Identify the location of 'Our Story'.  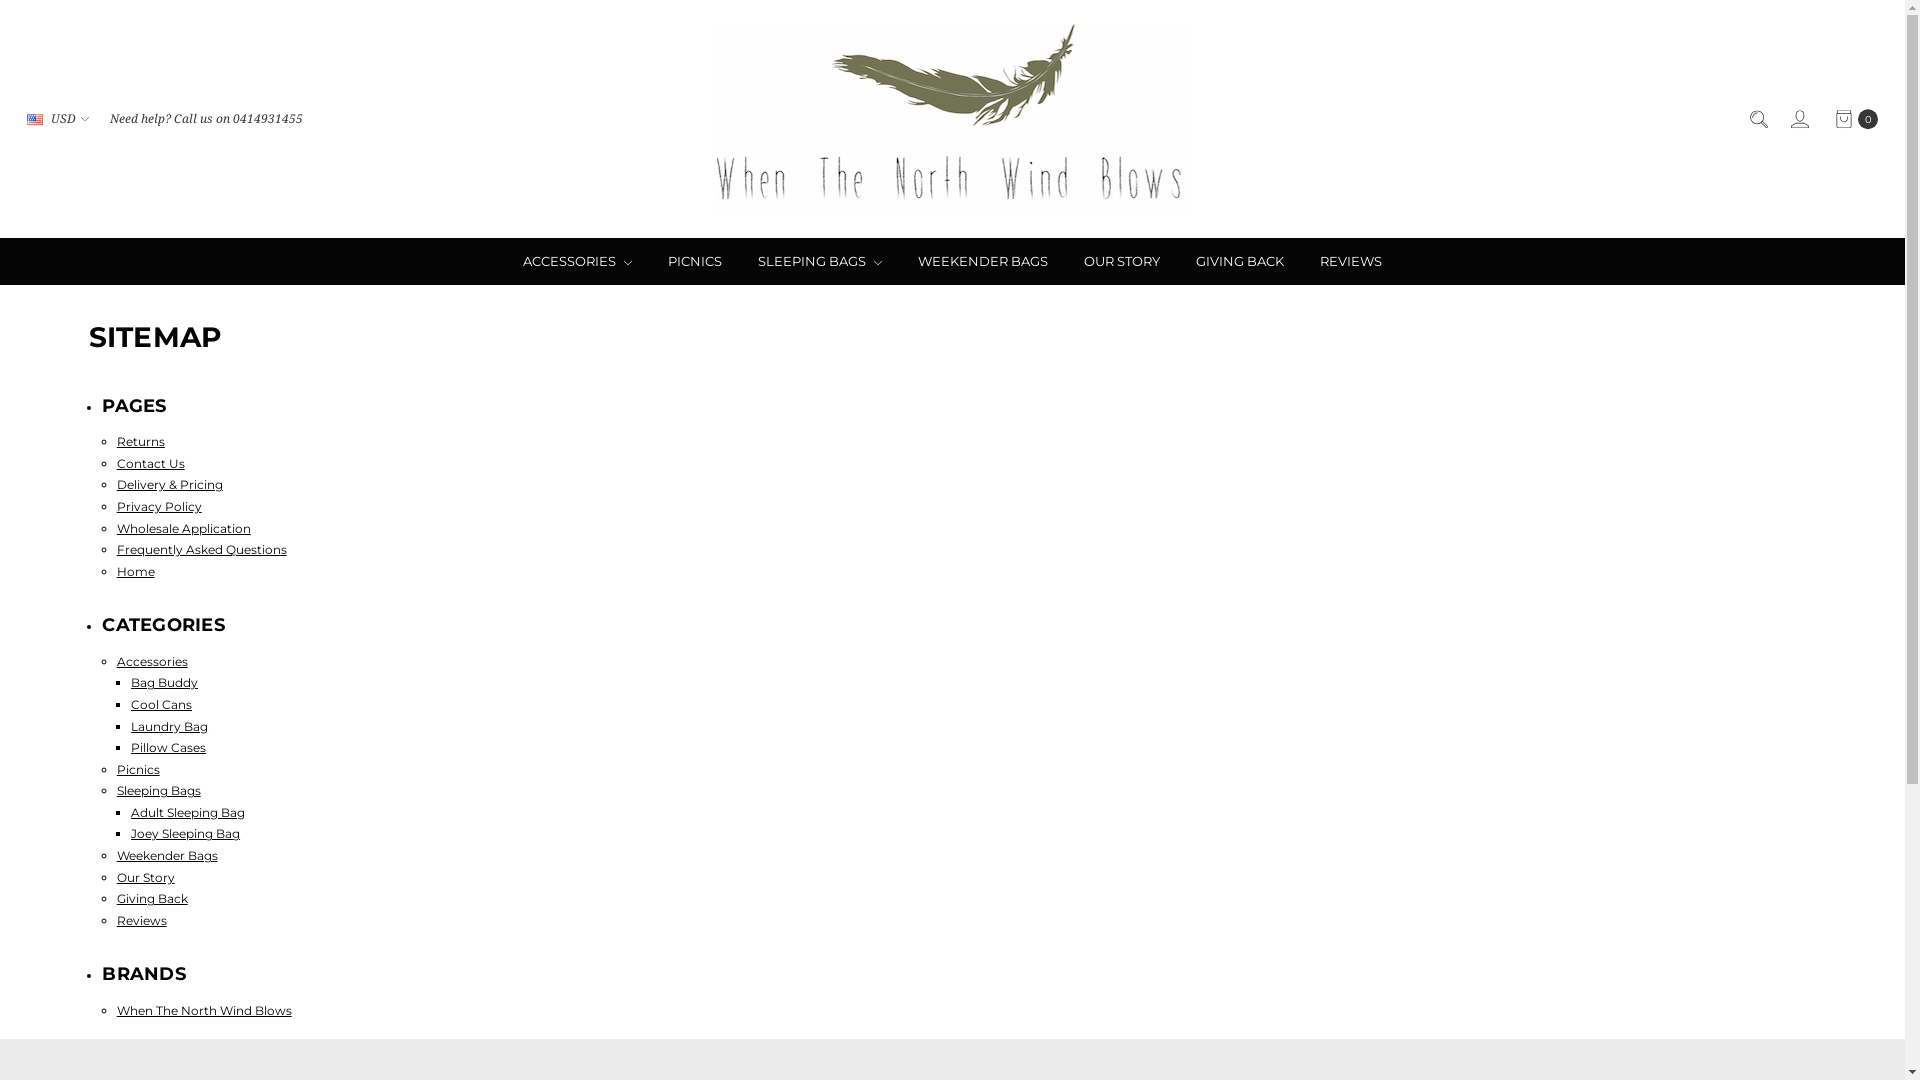
(144, 876).